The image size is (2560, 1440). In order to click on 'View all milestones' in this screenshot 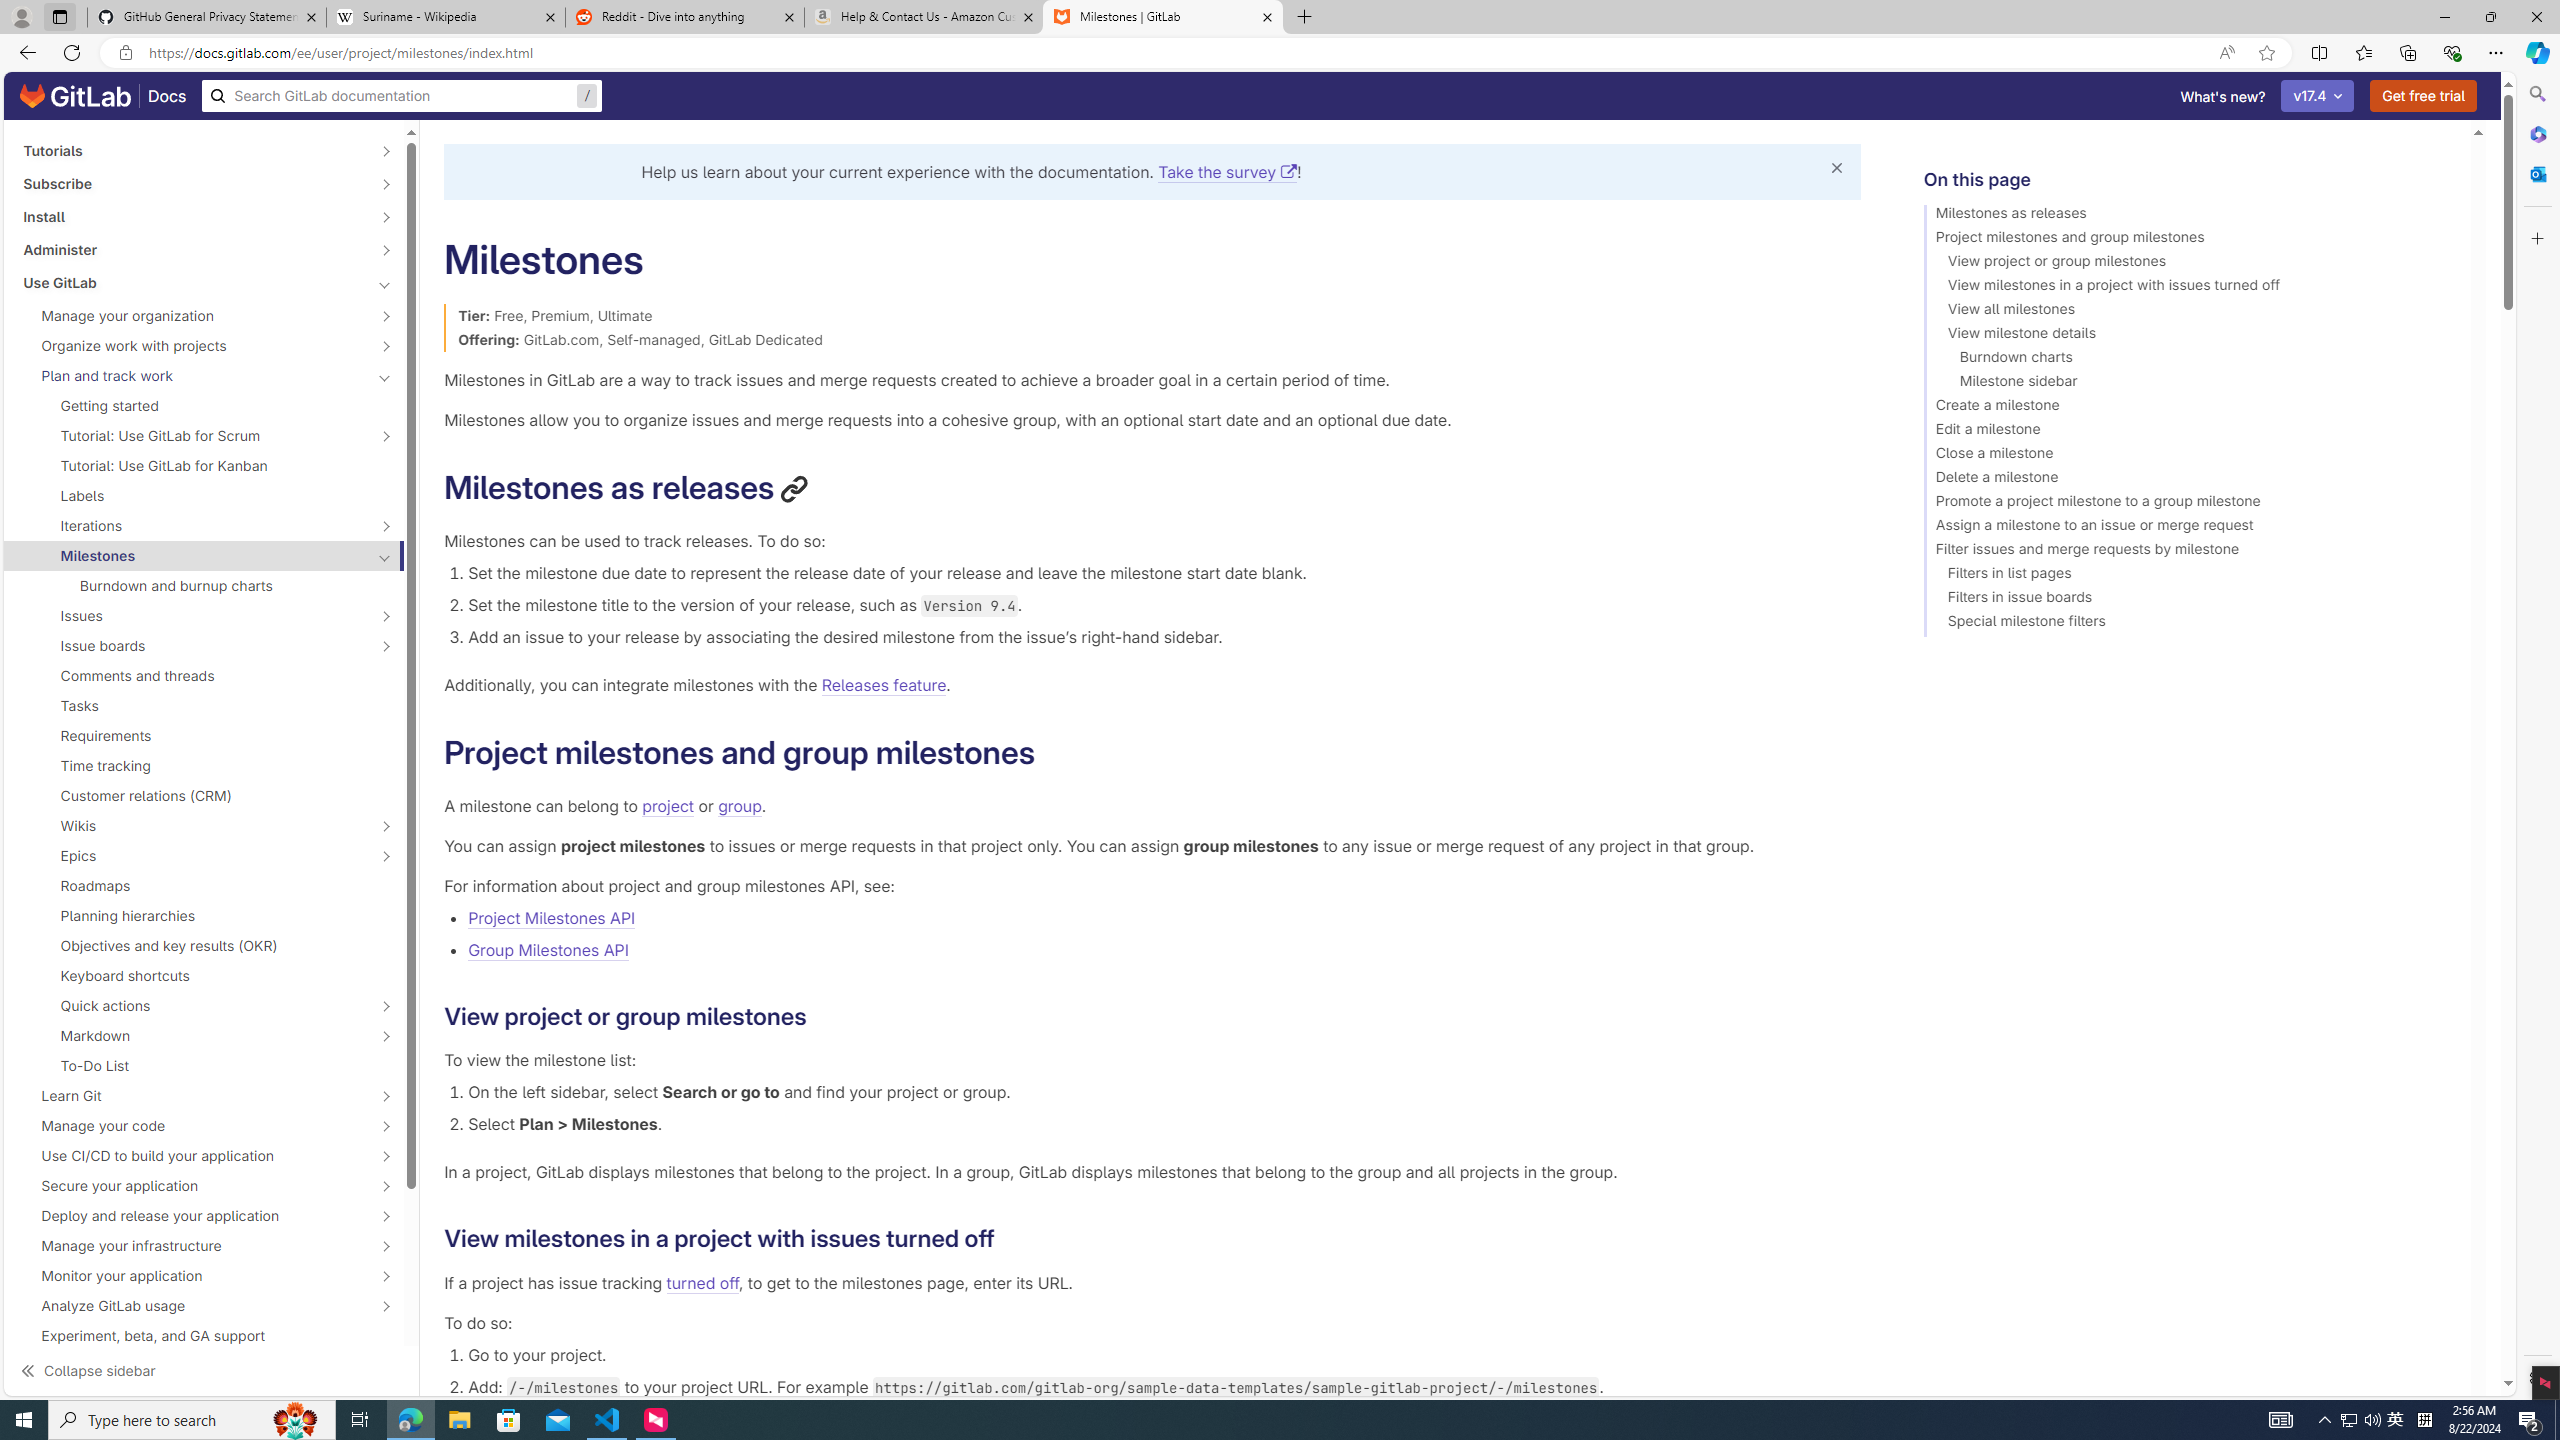, I will do `click(2188, 311)`.